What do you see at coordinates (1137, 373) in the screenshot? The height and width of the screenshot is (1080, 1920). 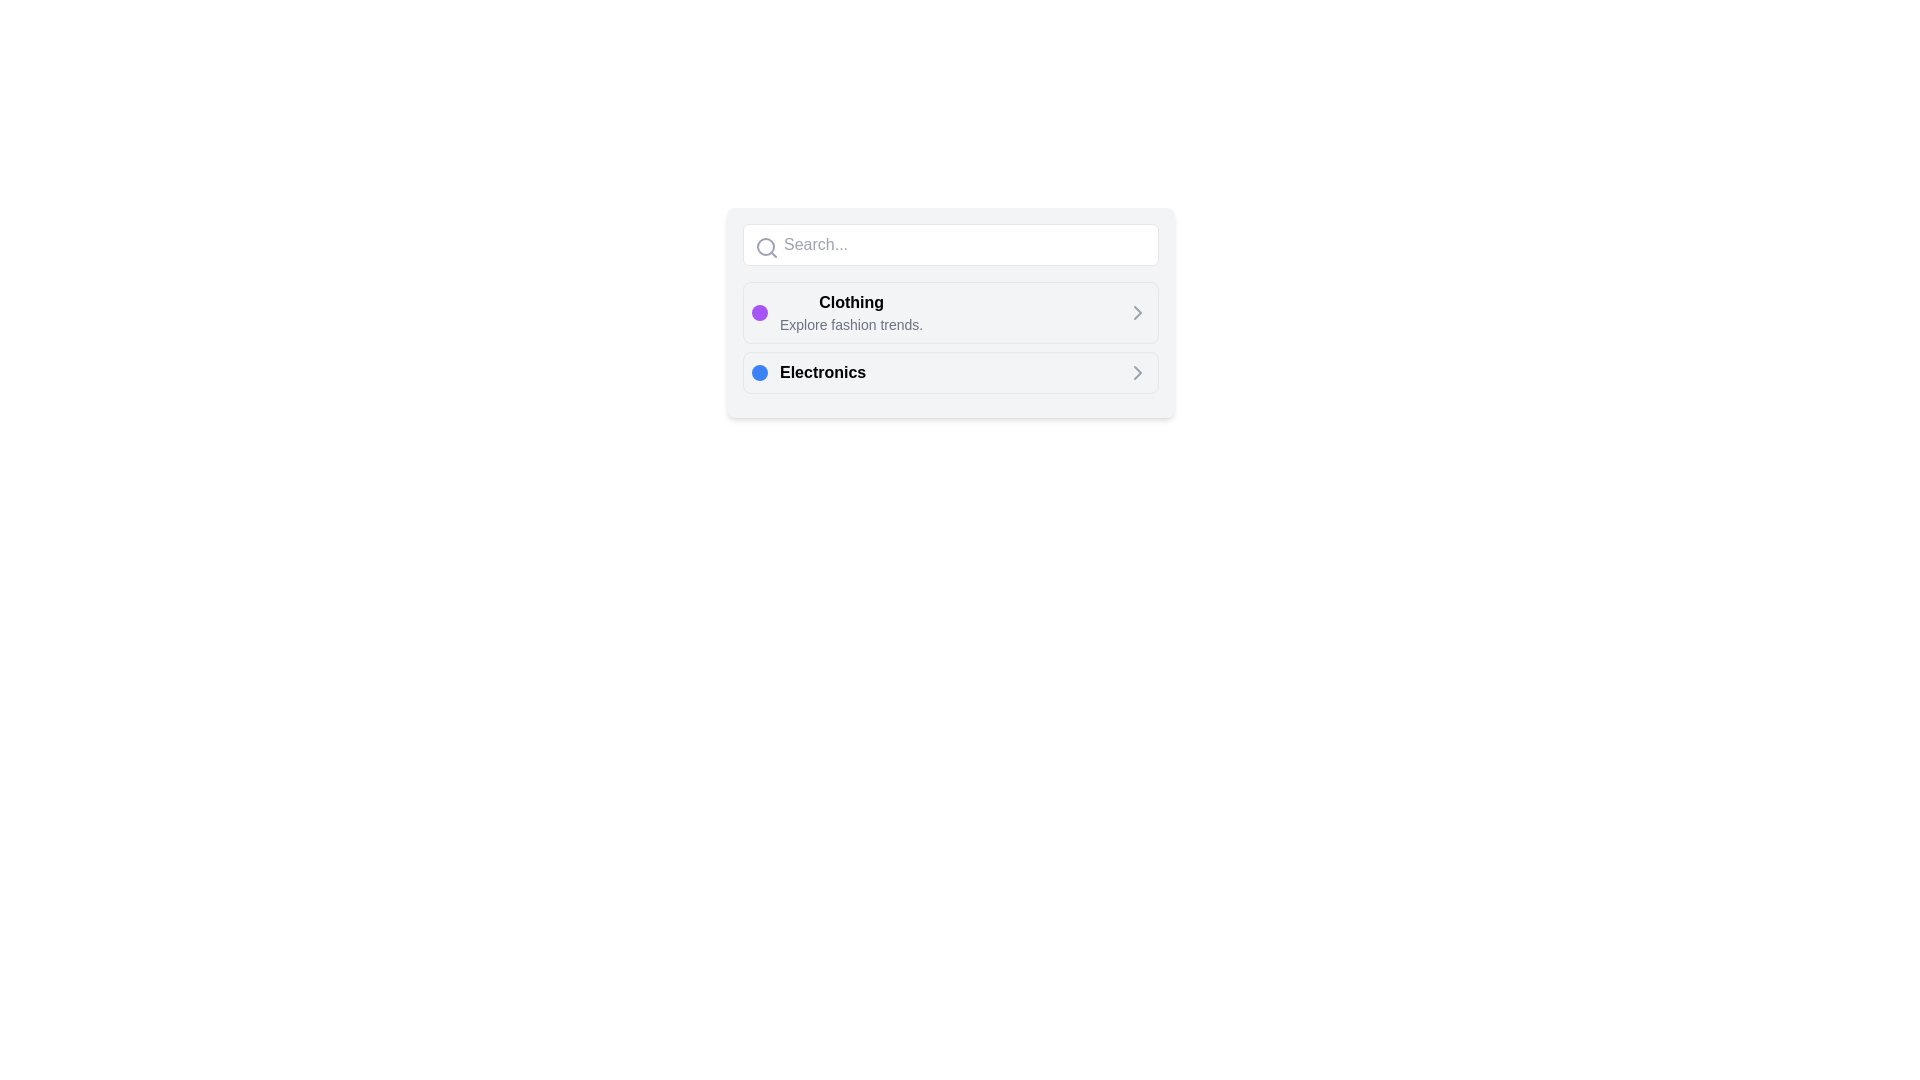 I see `the interactive button icon` at bounding box center [1137, 373].